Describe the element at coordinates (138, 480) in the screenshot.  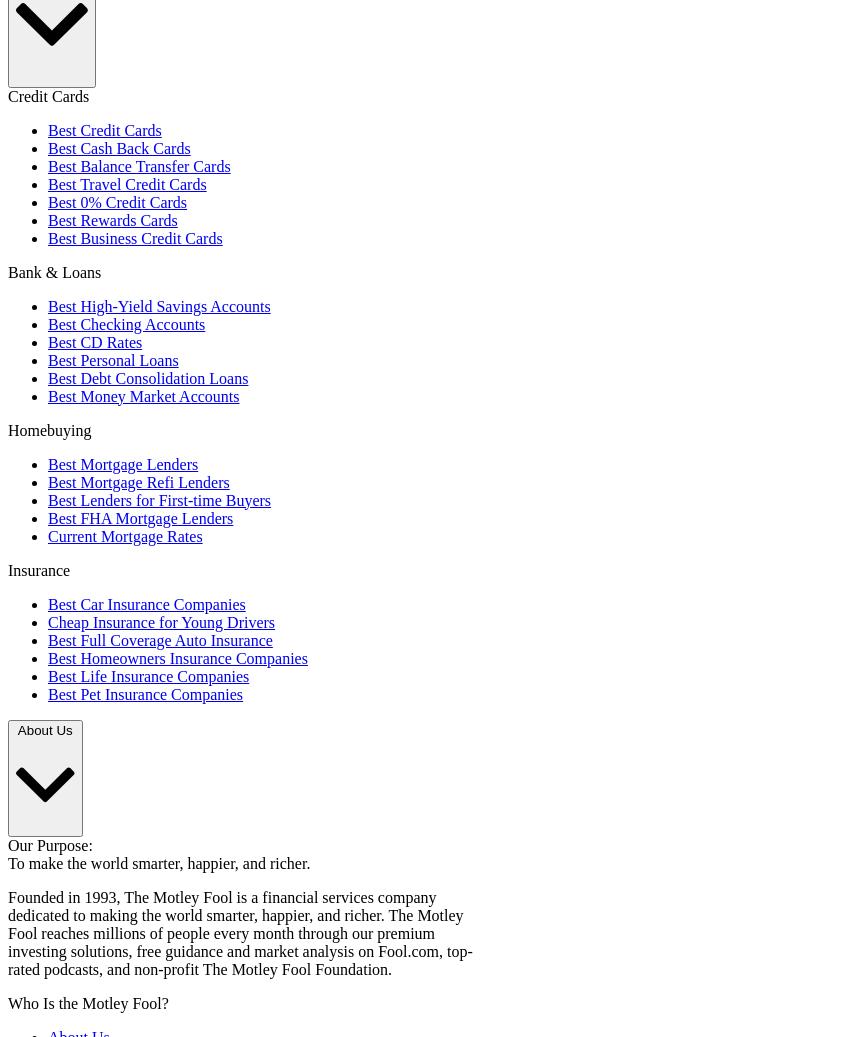
I see `'Best Mortgage Refi Lenders'` at that location.